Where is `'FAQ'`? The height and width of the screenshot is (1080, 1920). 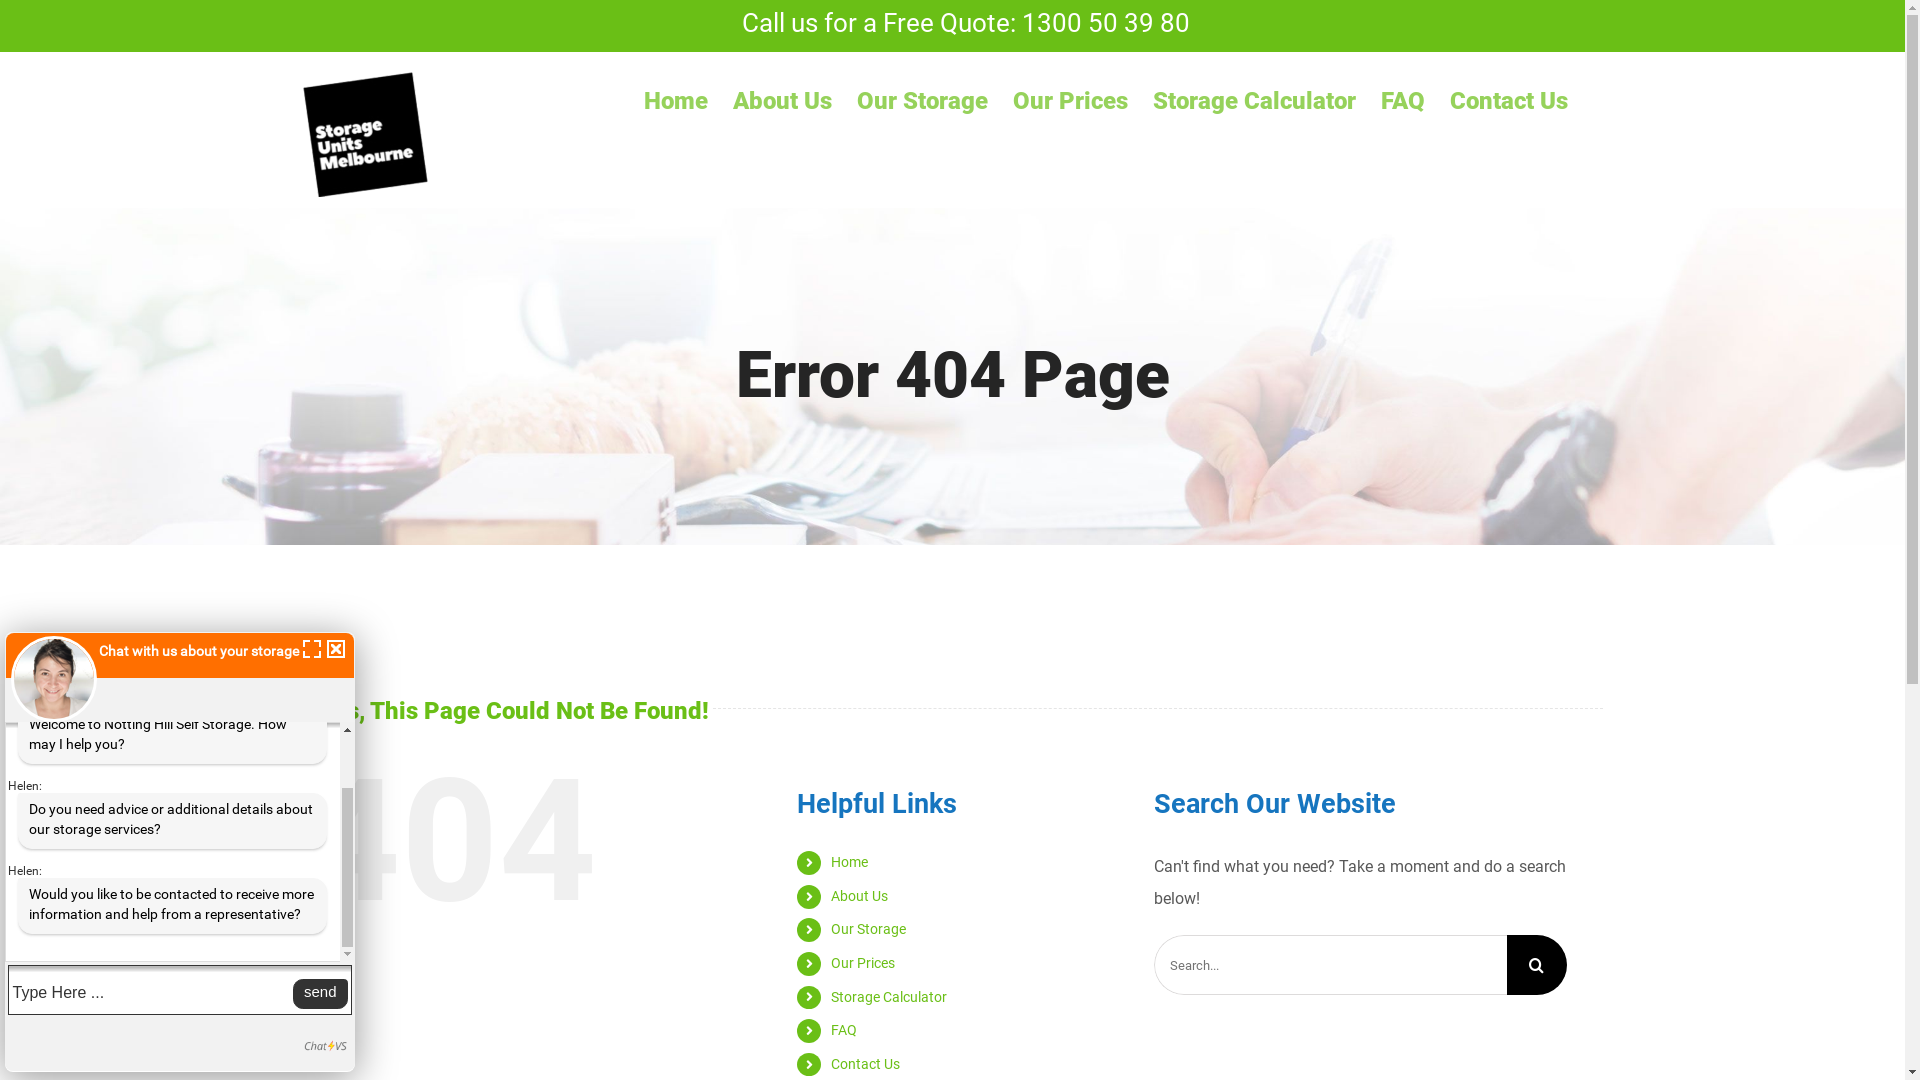
'FAQ' is located at coordinates (844, 1029).